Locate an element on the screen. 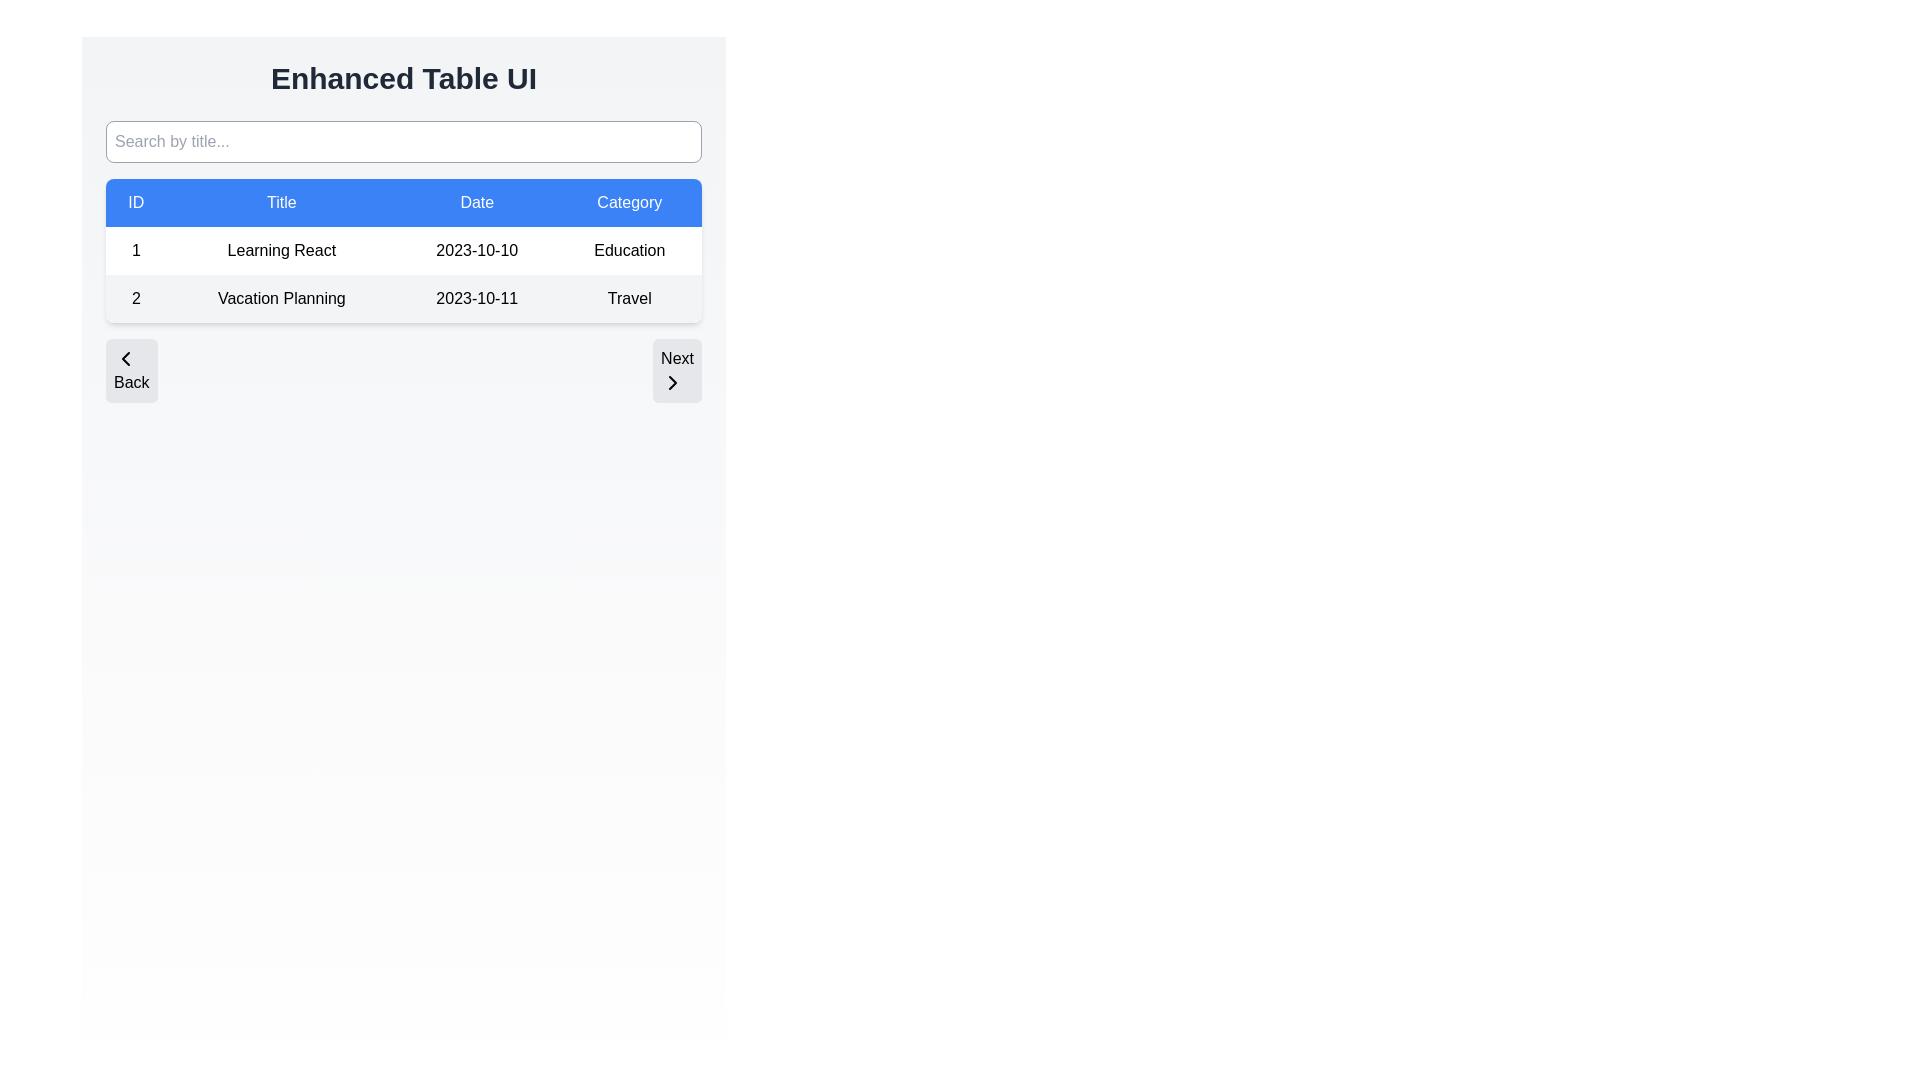 Image resolution: width=1920 pixels, height=1080 pixels. the second row is located at coordinates (402, 299).